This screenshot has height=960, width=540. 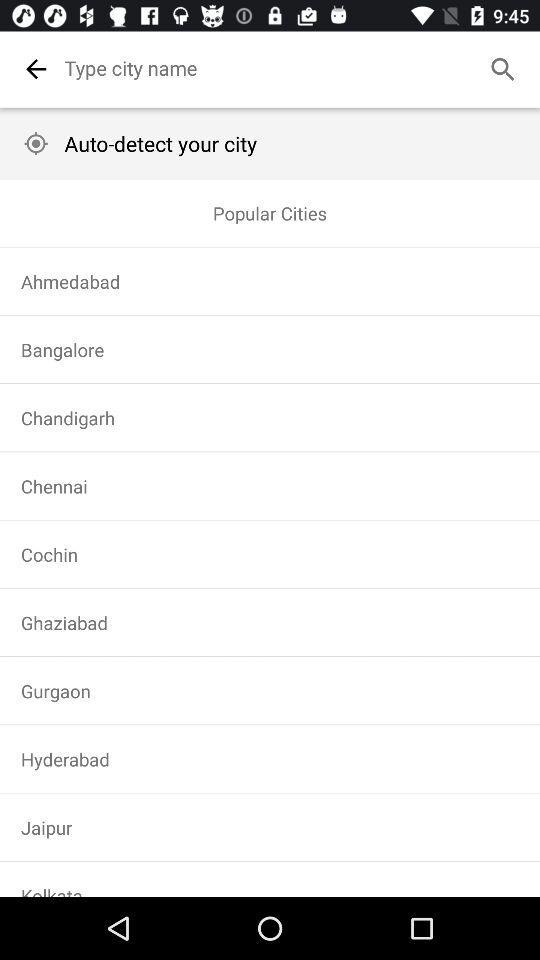 I want to click on return to previous screen, so click(x=36, y=69).